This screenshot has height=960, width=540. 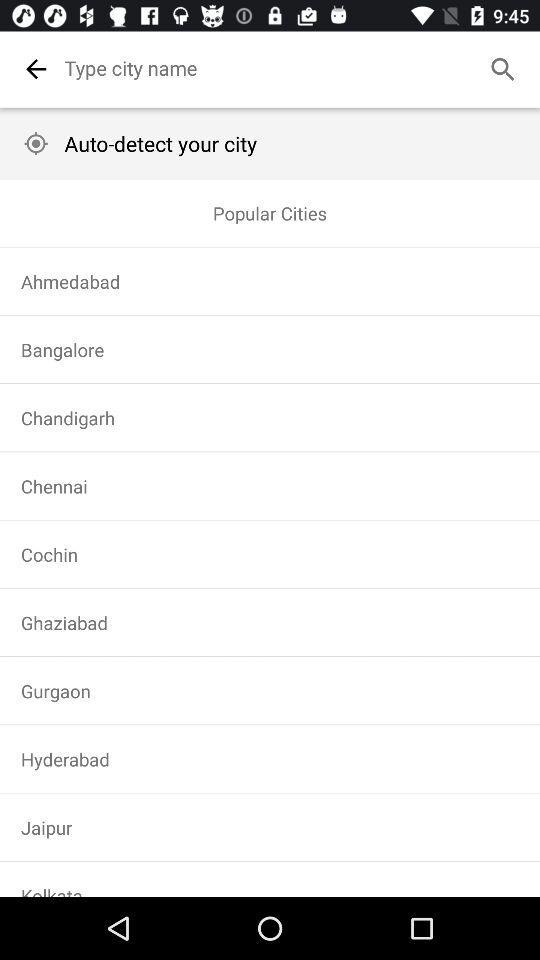 I want to click on return to previous screen, so click(x=36, y=69).